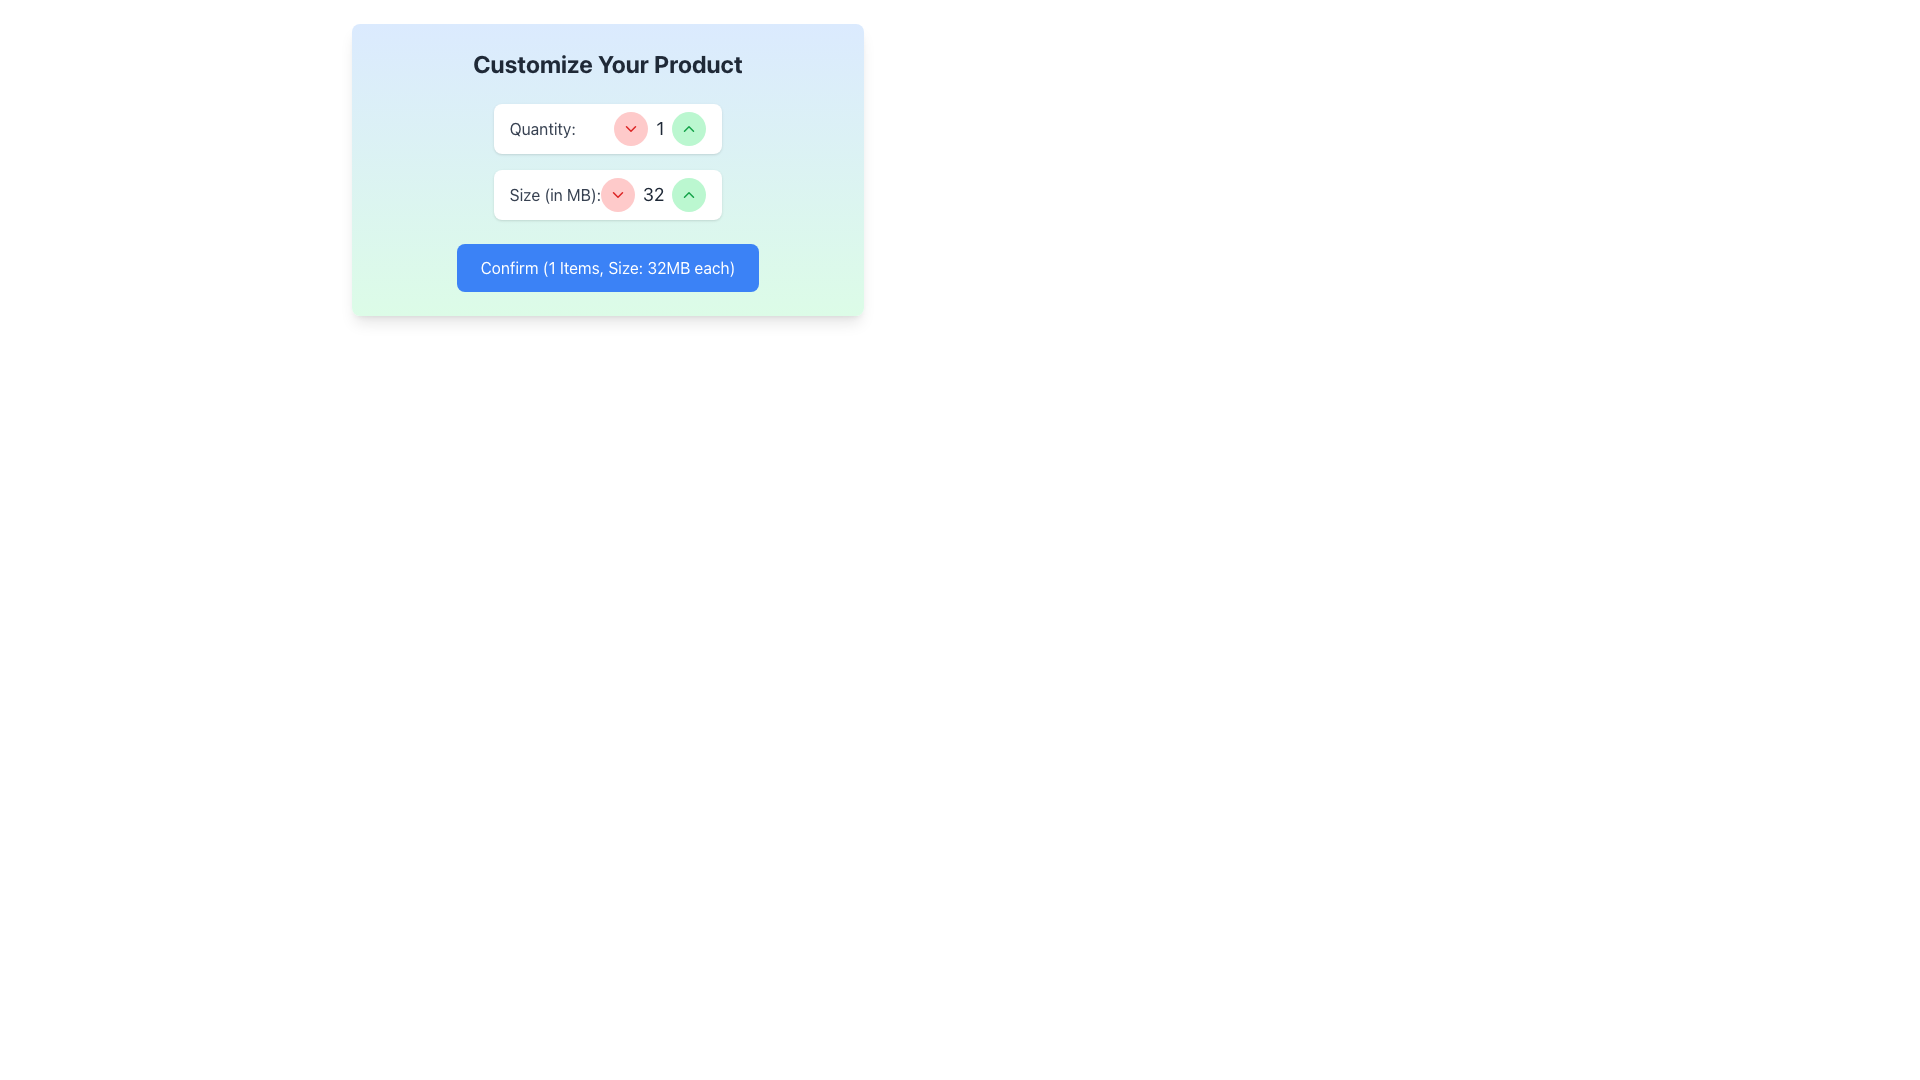  What do you see at coordinates (607, 195) in the screenshot?
I see `the green increment button on the Interactive Card labeled 'Size (in MB):' to increase the value from 32` at bounding box center [607, 195].